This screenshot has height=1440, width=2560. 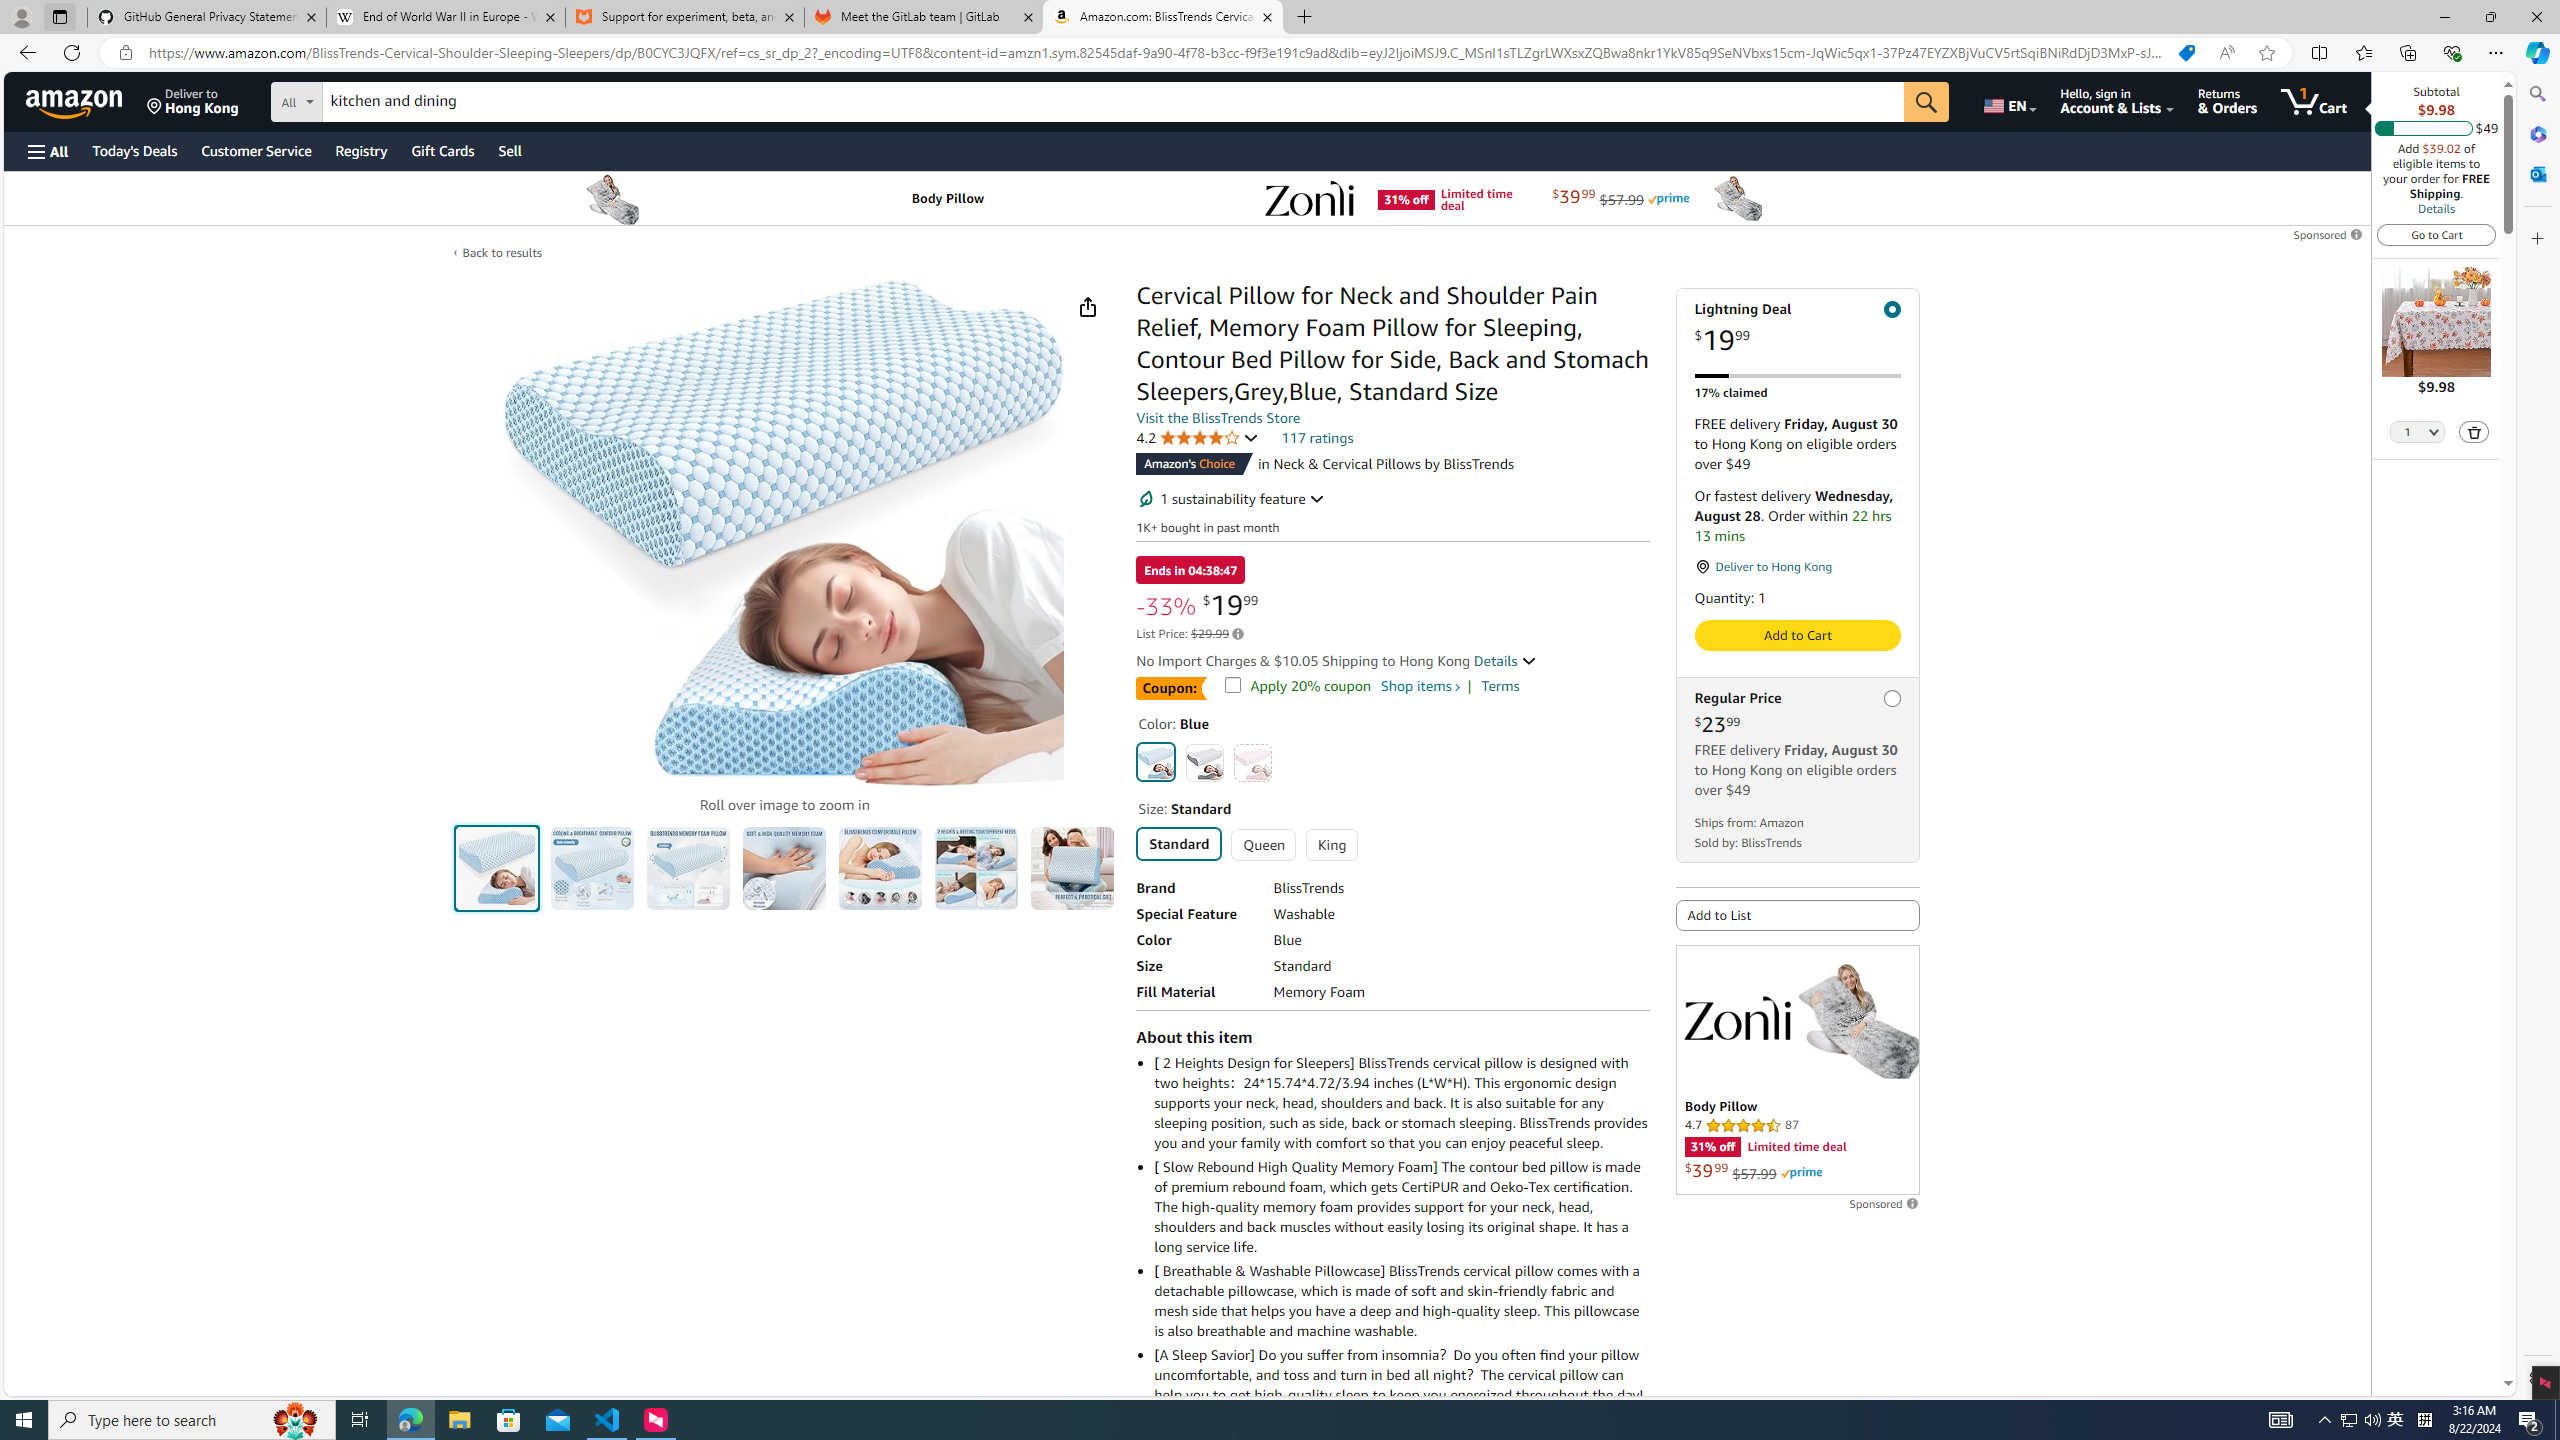 I want to click on 'Search Amazon', so click(x=1112, y=102).